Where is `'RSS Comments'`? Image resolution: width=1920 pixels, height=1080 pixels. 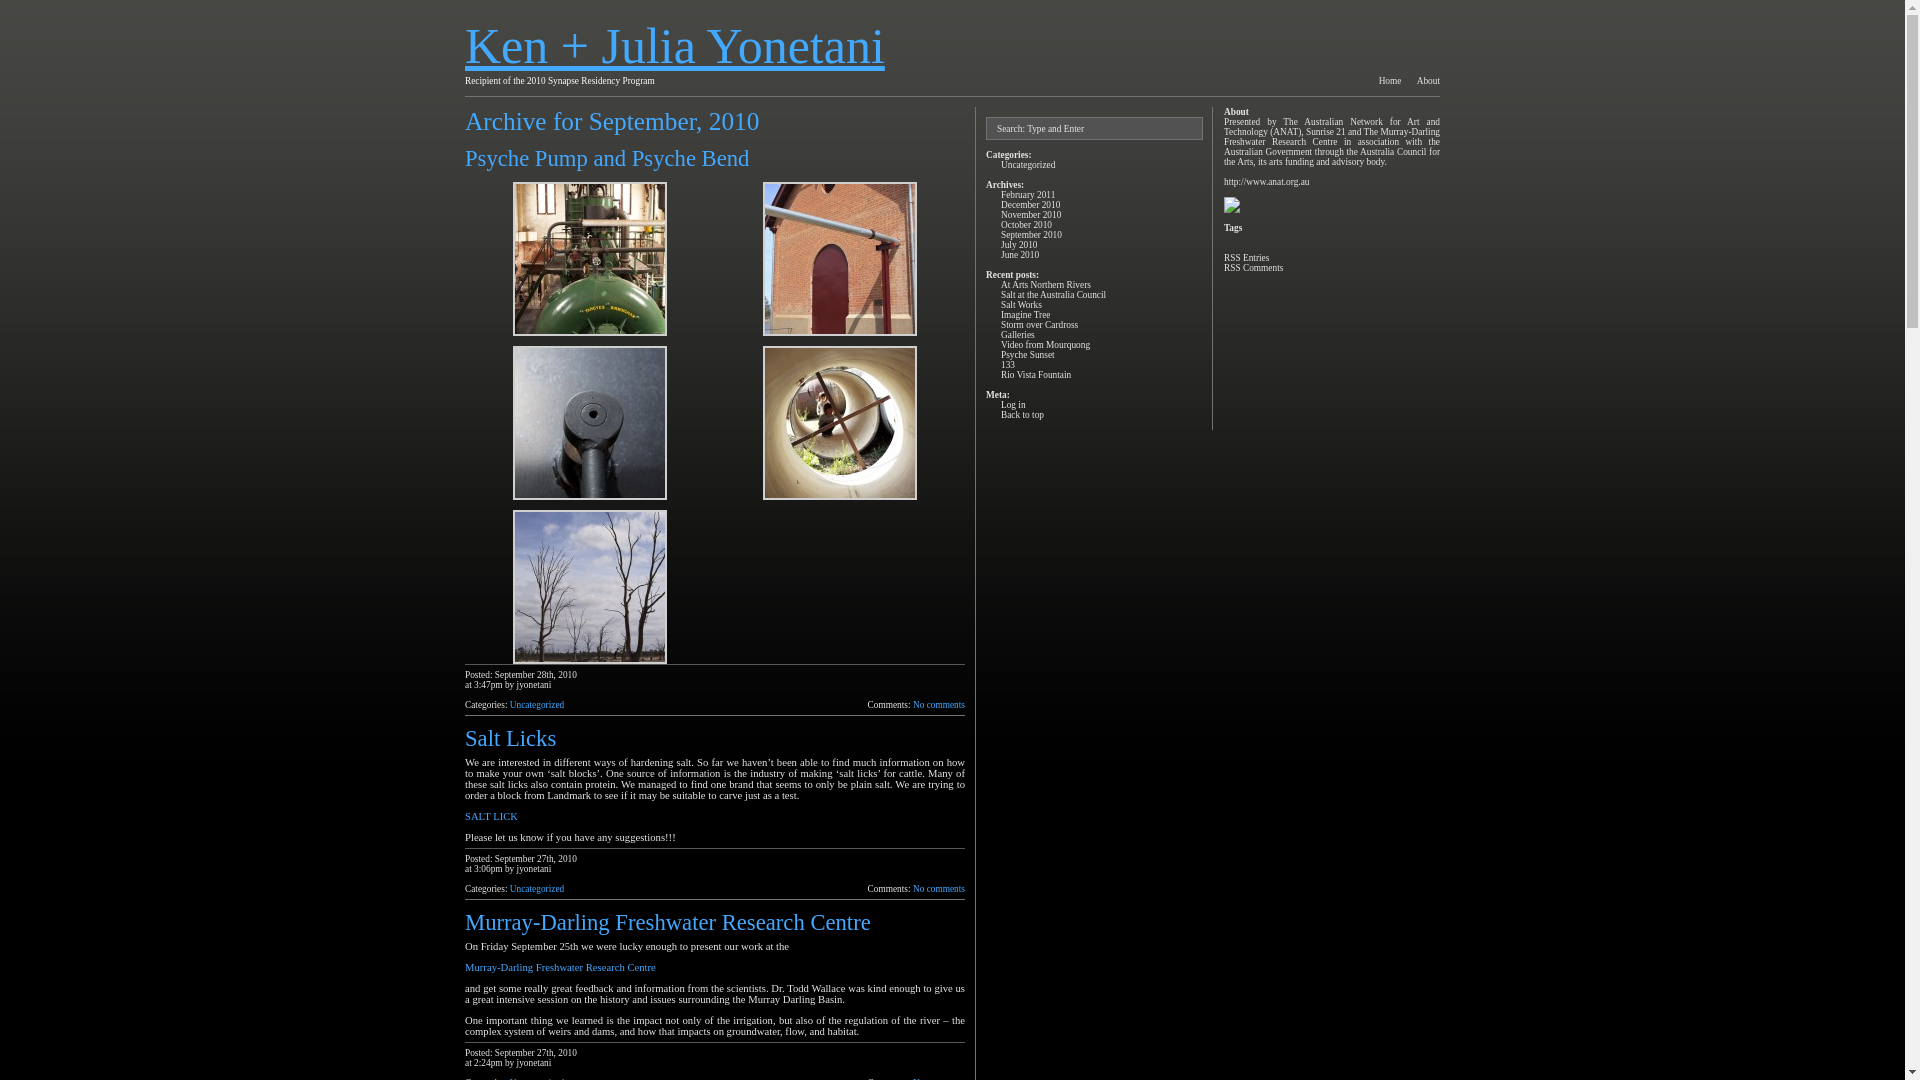 'RSS Comments' is located at coordinates (1252, 266).